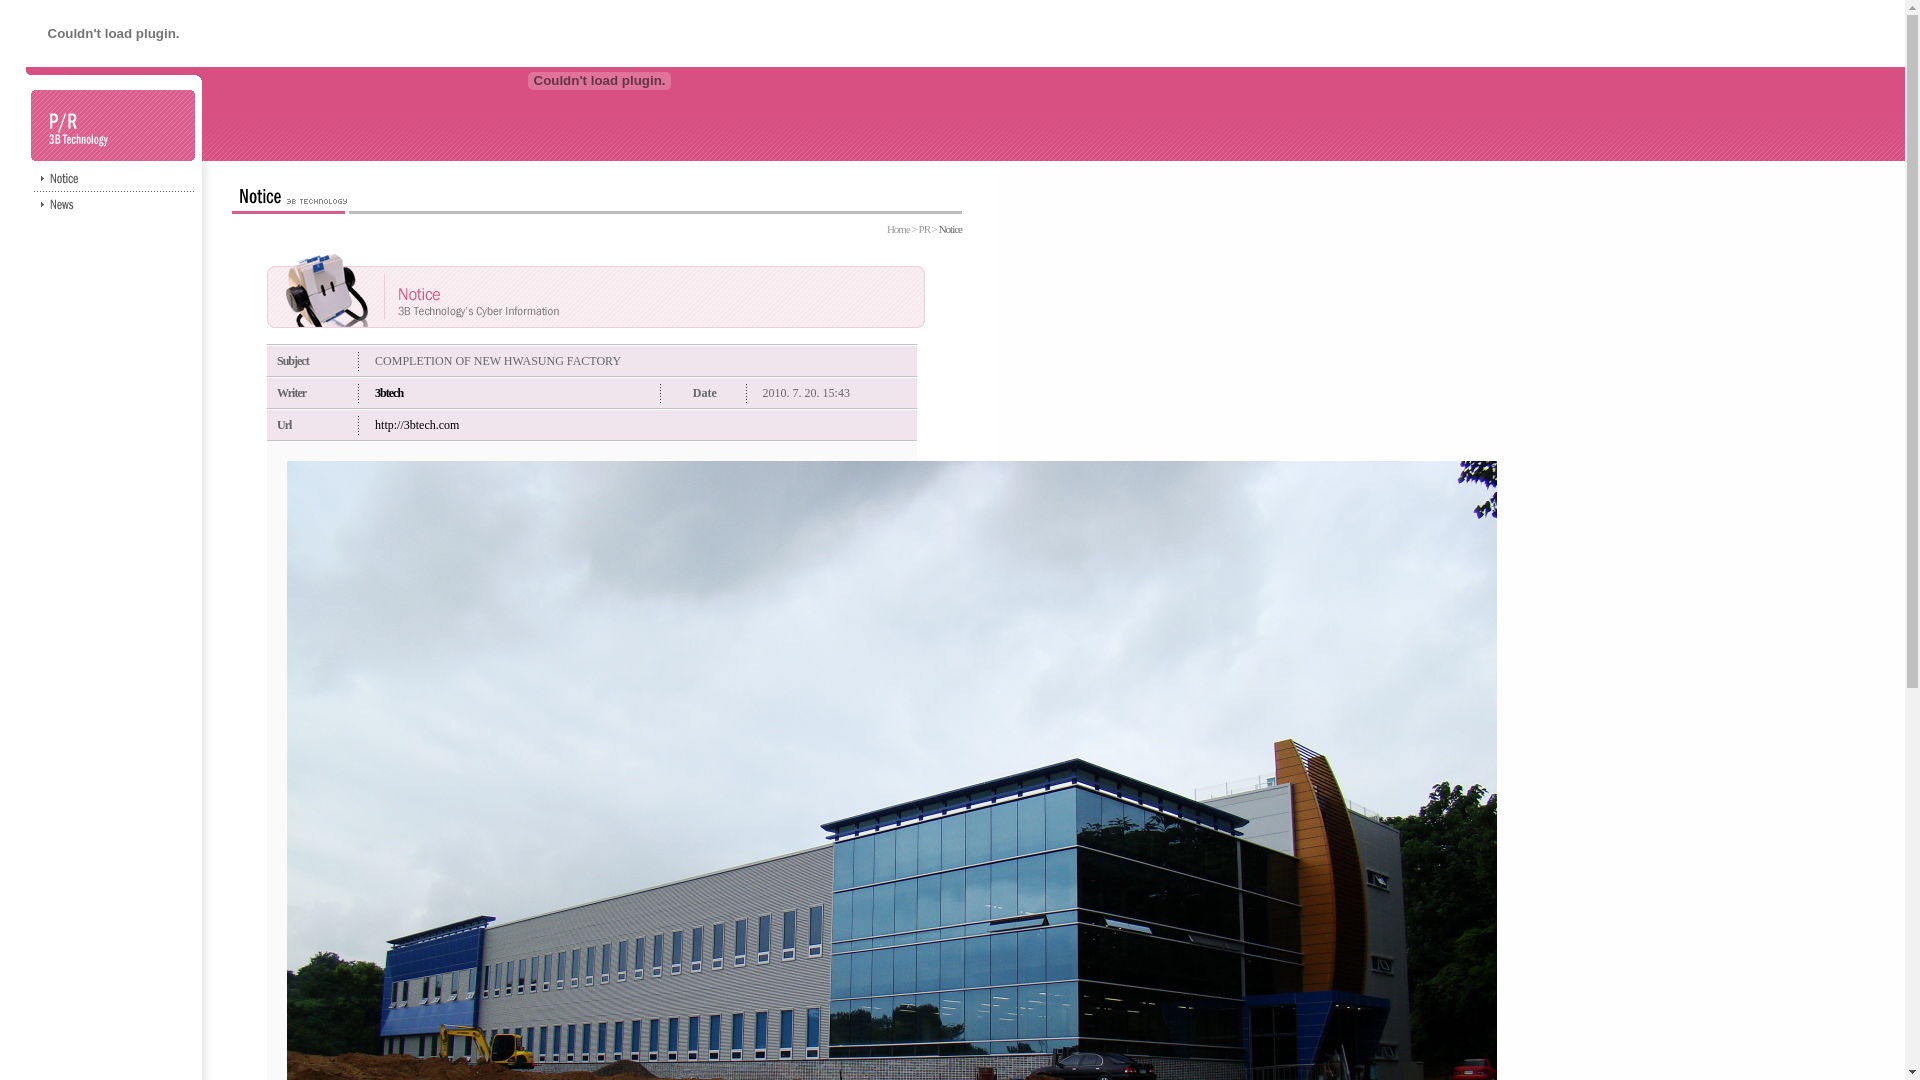 This screenshot has height=1080, width=1920. Describe the element at coordinates (374, 393) in the screenshot. I see `'3btech'` at that location.